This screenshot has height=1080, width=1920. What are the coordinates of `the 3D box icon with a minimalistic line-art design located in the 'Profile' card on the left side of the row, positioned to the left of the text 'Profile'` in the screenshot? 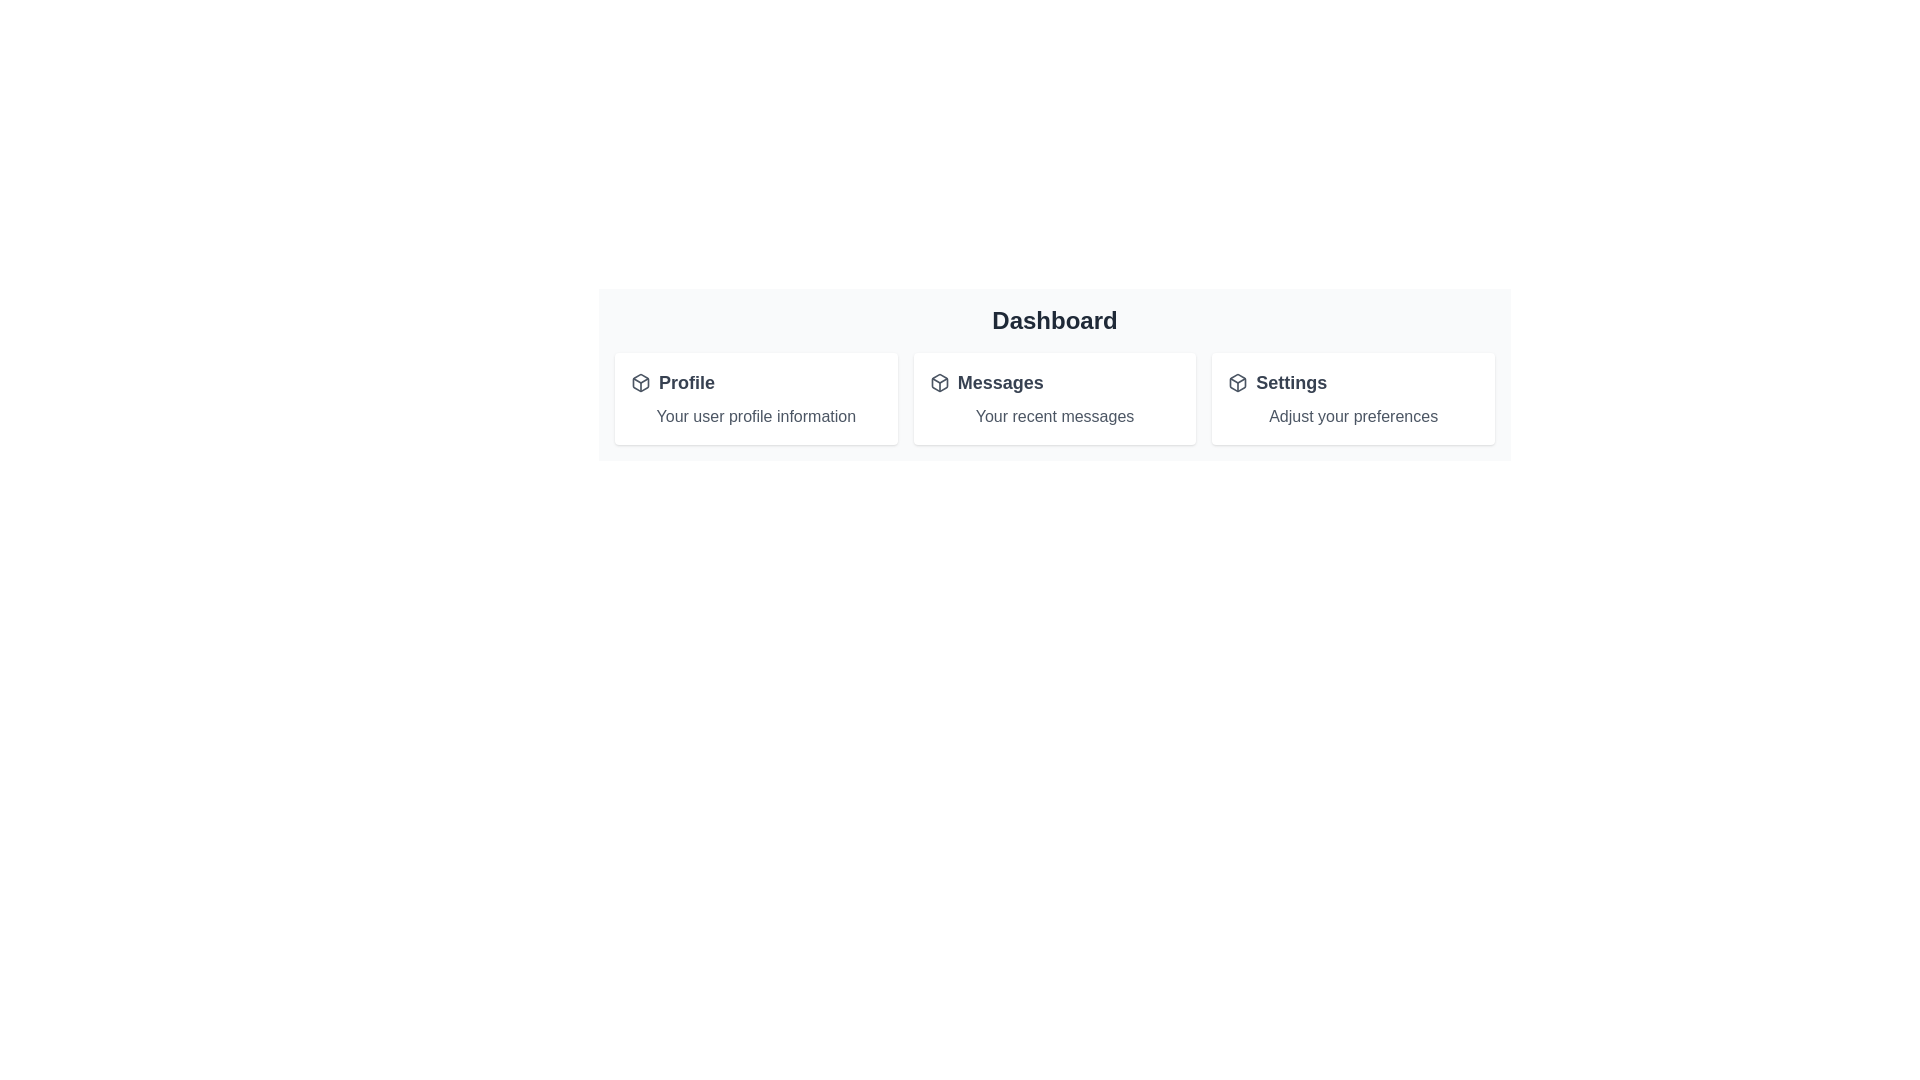 It's located at (641, 382).